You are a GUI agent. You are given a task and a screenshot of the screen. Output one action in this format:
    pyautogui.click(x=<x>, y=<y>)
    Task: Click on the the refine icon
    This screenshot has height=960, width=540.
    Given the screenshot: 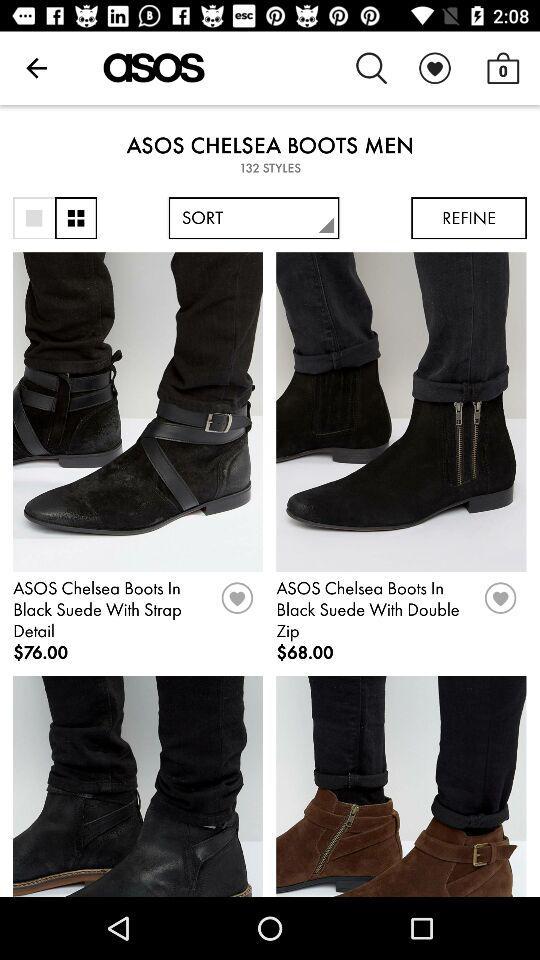 What is the action you would take?
    pyautogui.click(x=469, y=218)
    